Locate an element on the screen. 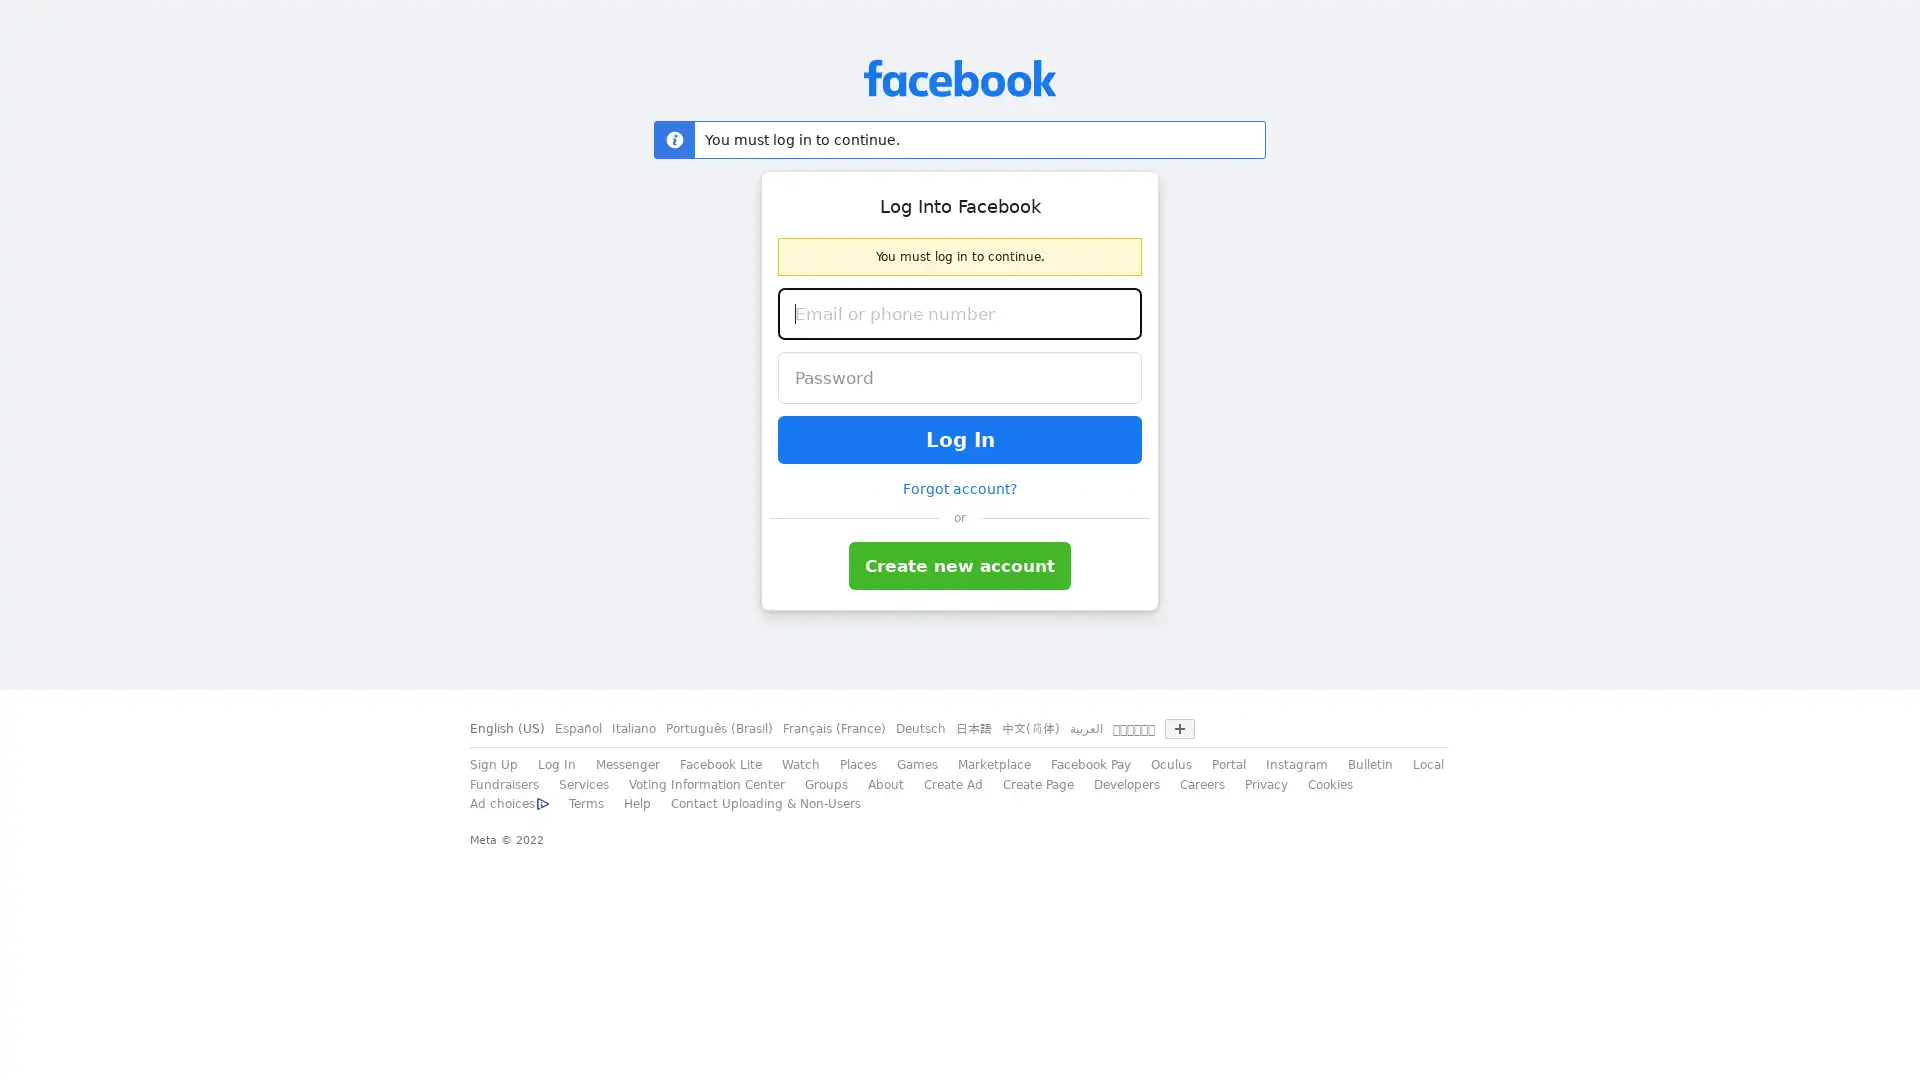 The image size is (1920, 1080). Log In is located at coordinates (960, 438).